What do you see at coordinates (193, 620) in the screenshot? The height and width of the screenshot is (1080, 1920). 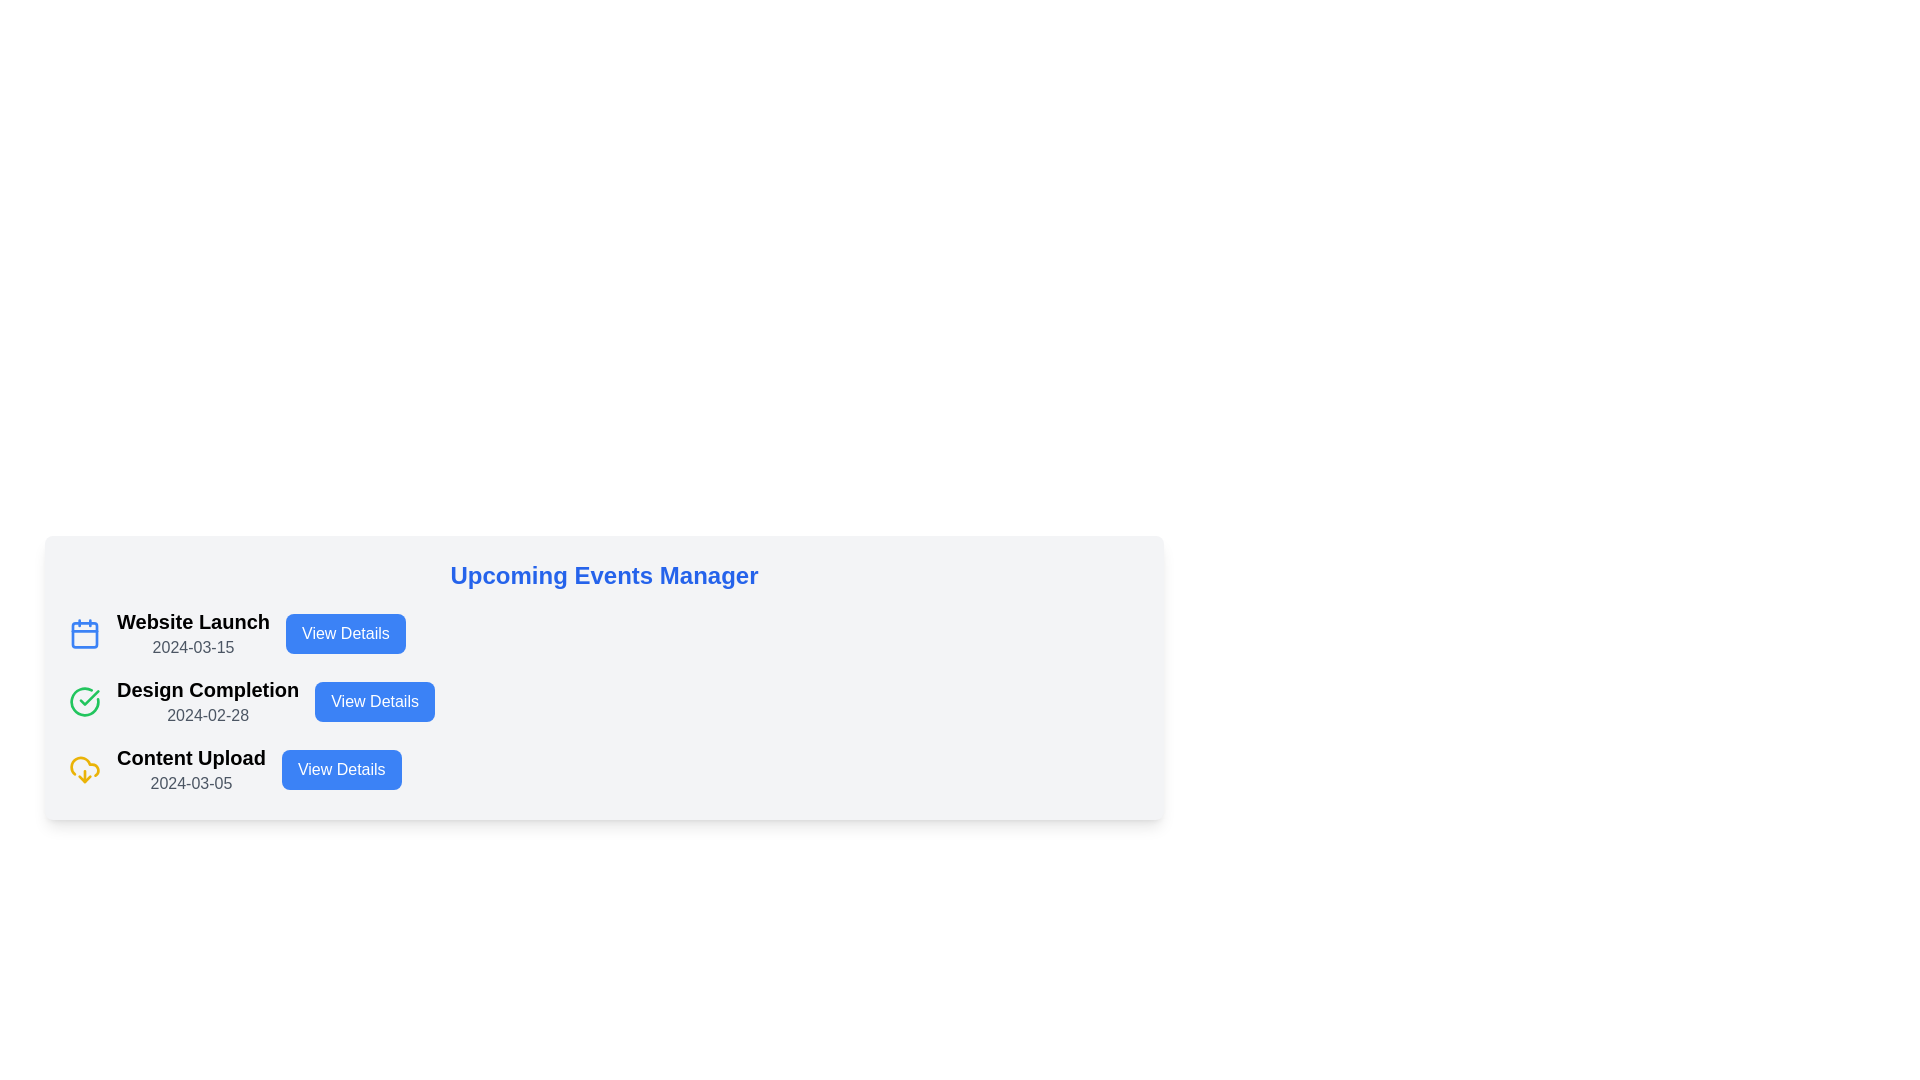 I see `the text label for the event 'Website Launch', which is the primary textual content at the top of the list of upcoming events` at bounding box center [193, 620].